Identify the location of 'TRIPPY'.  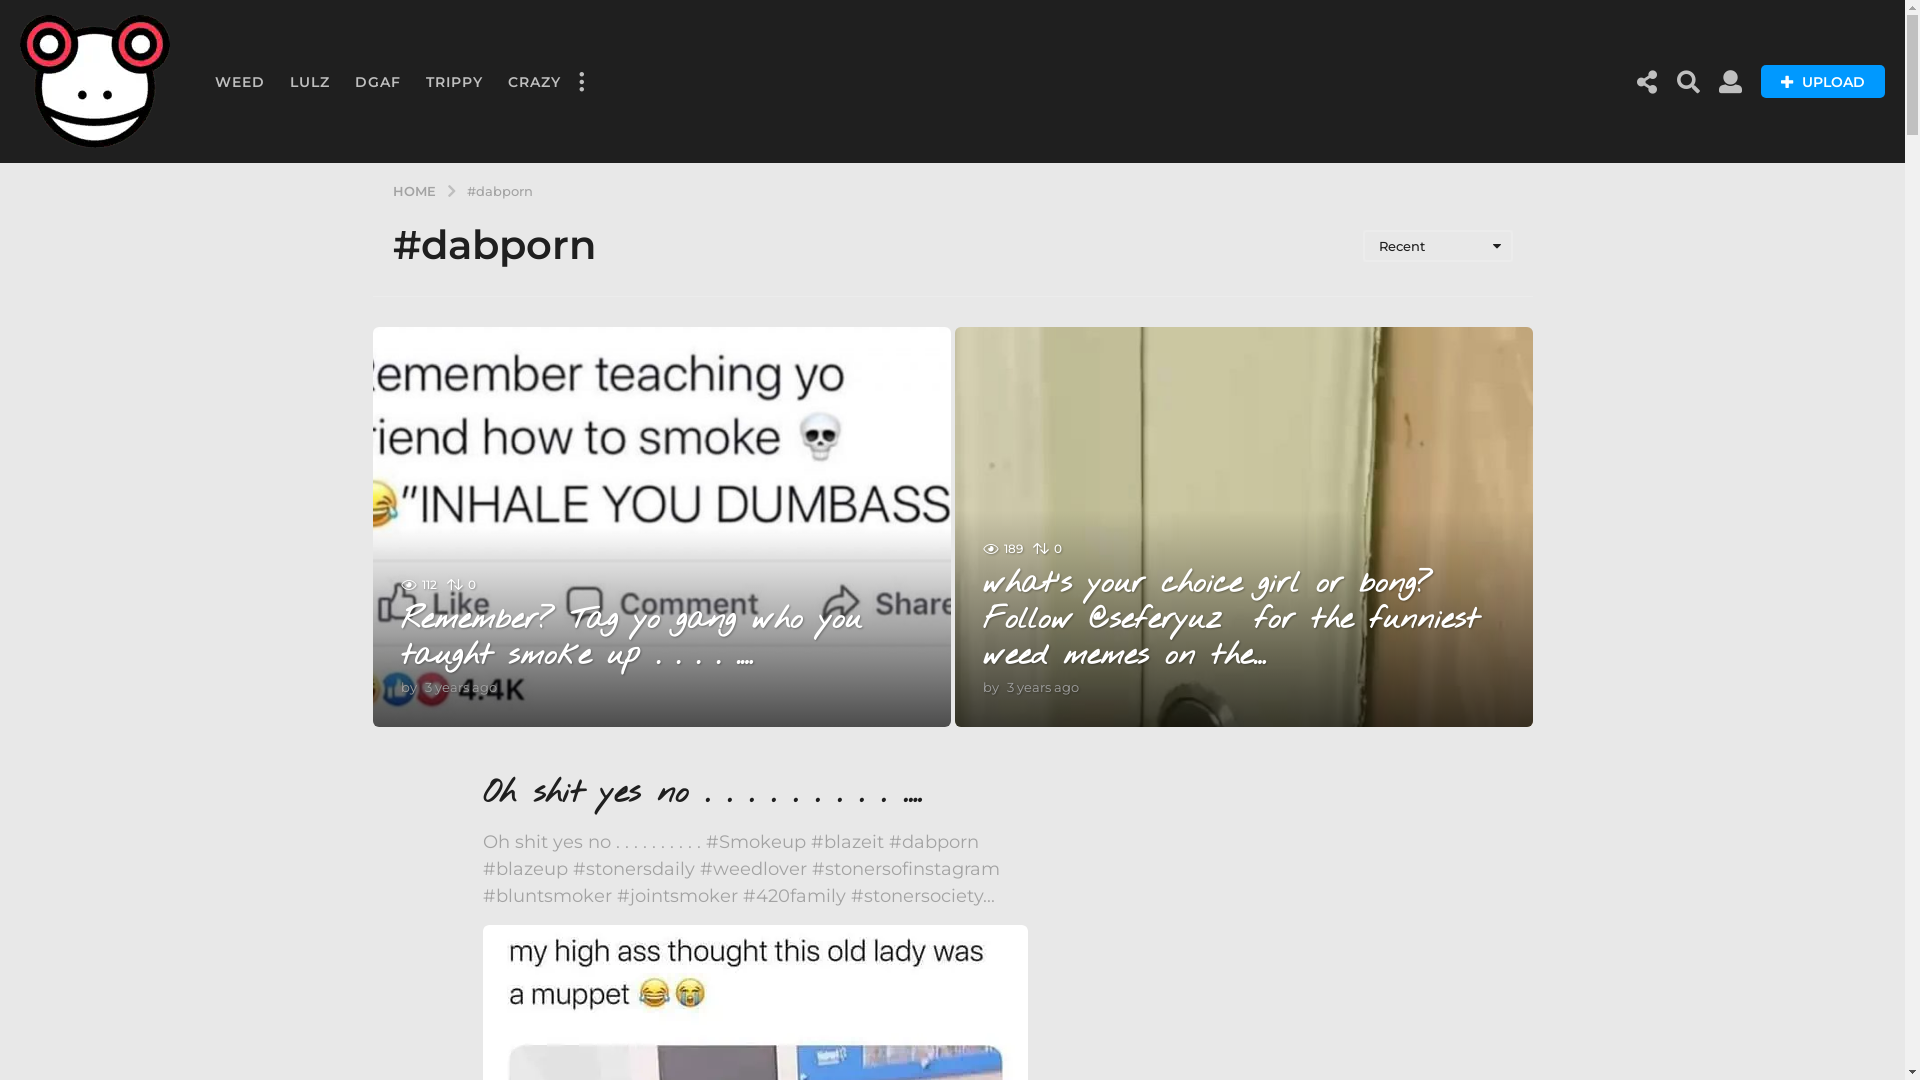
(453, 80).